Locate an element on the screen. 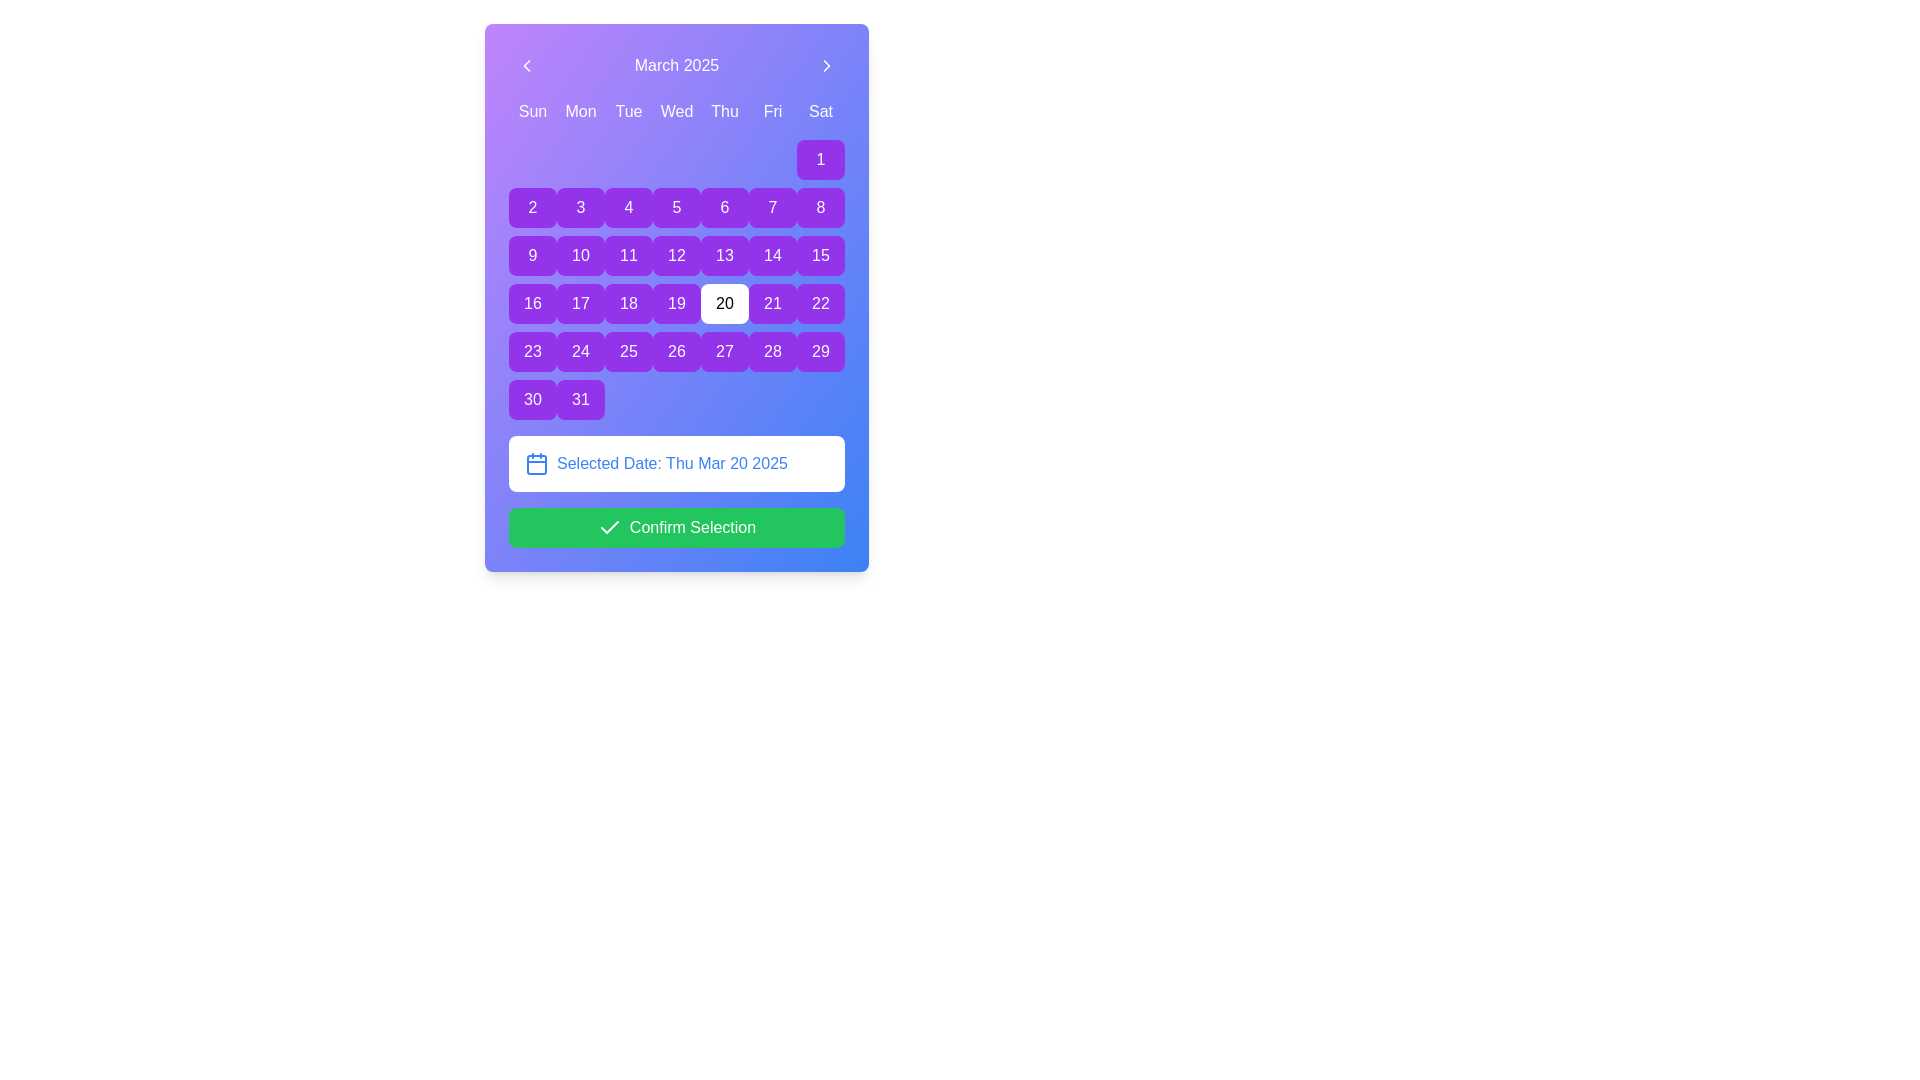 This screenshot has height=1080, width=1920. the chevron icon located in the top-right corner of the calendar interface next to the text 'March 2025' is located at coordinates (826, 64).